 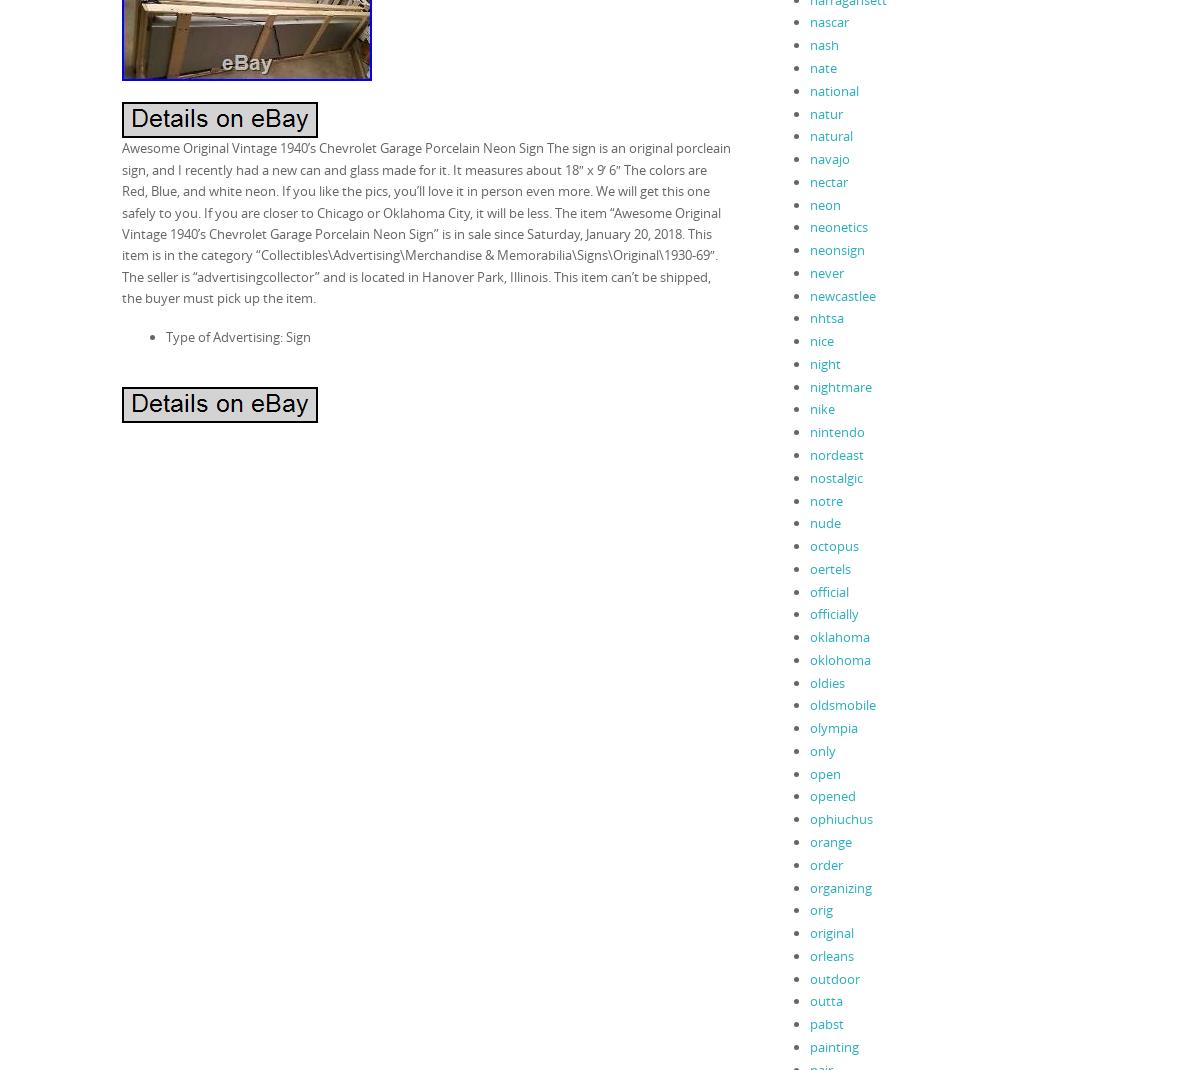 What do you see at coordinates (824, 362) in the screenshot?
I see `'night'` at bounding box center [824, 362].